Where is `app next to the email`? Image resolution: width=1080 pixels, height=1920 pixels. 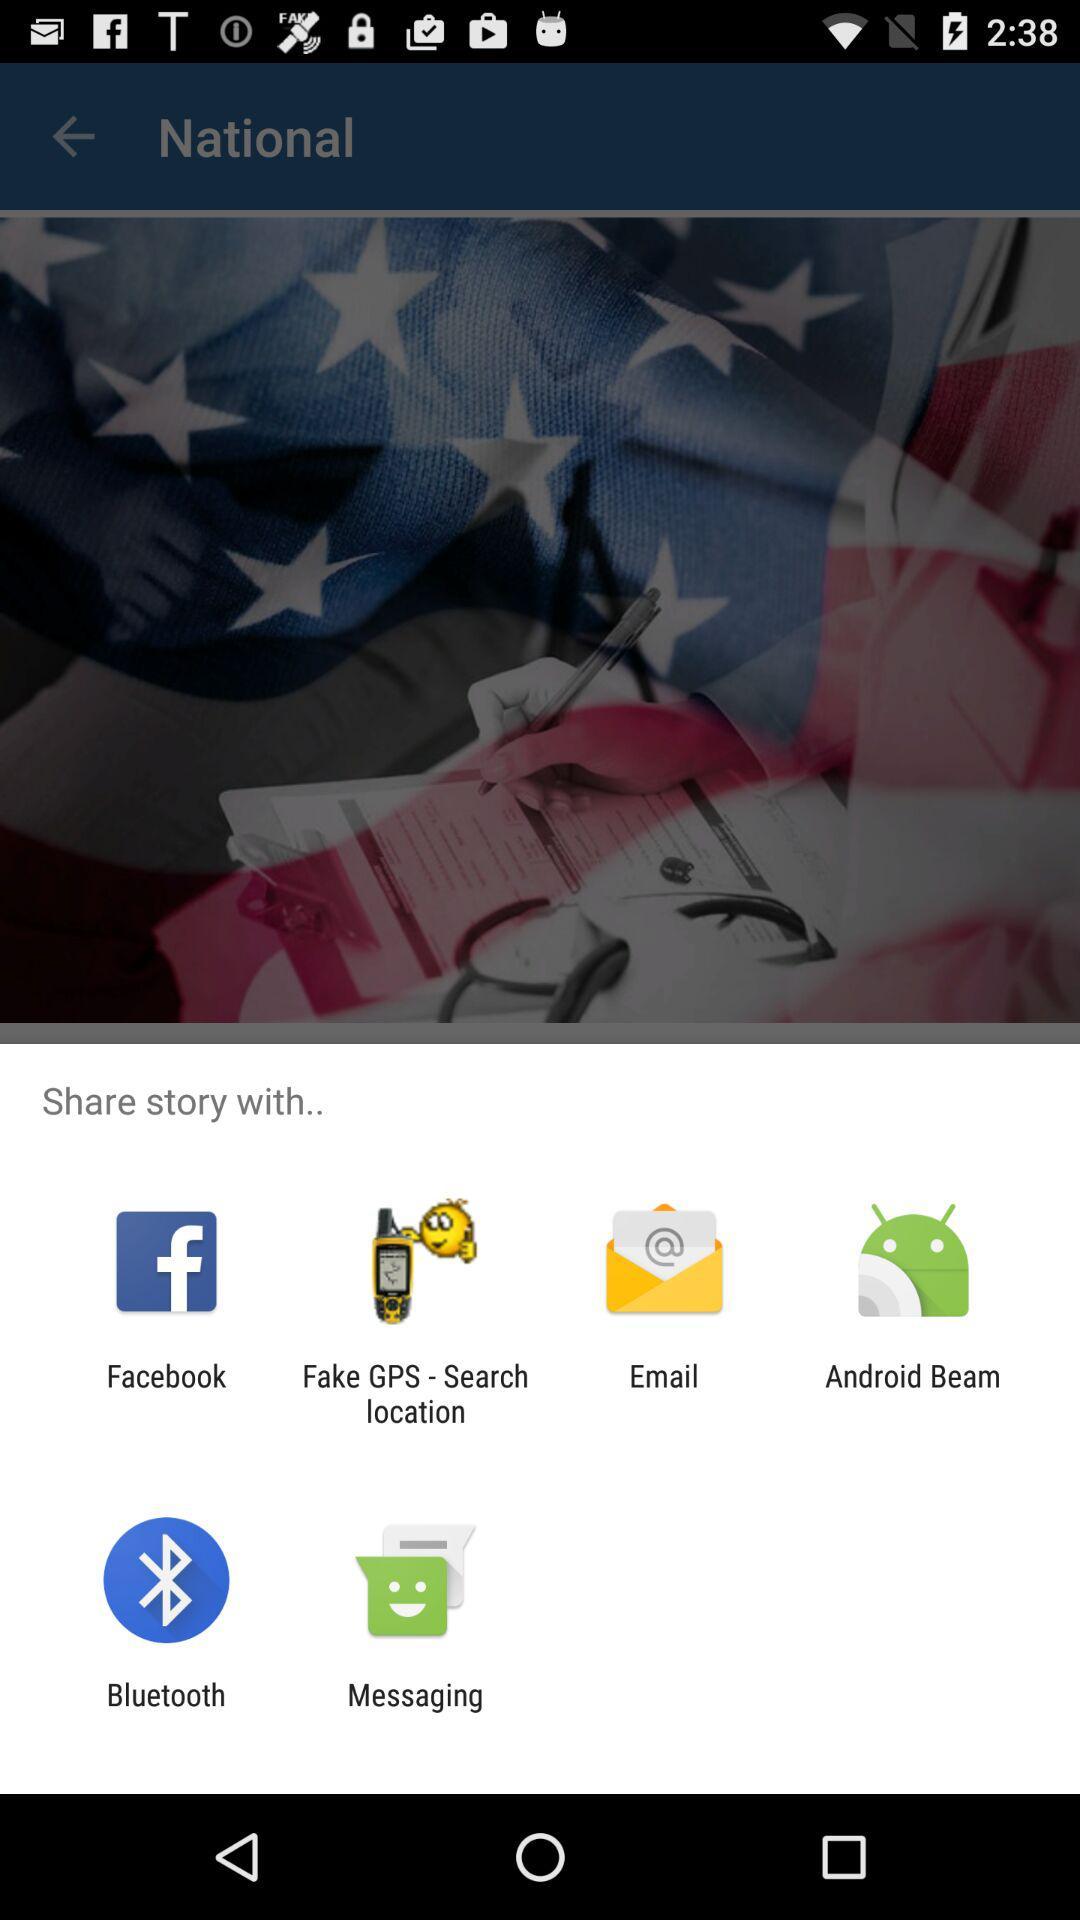 app next to the email is located at coordinates (913, 1392).